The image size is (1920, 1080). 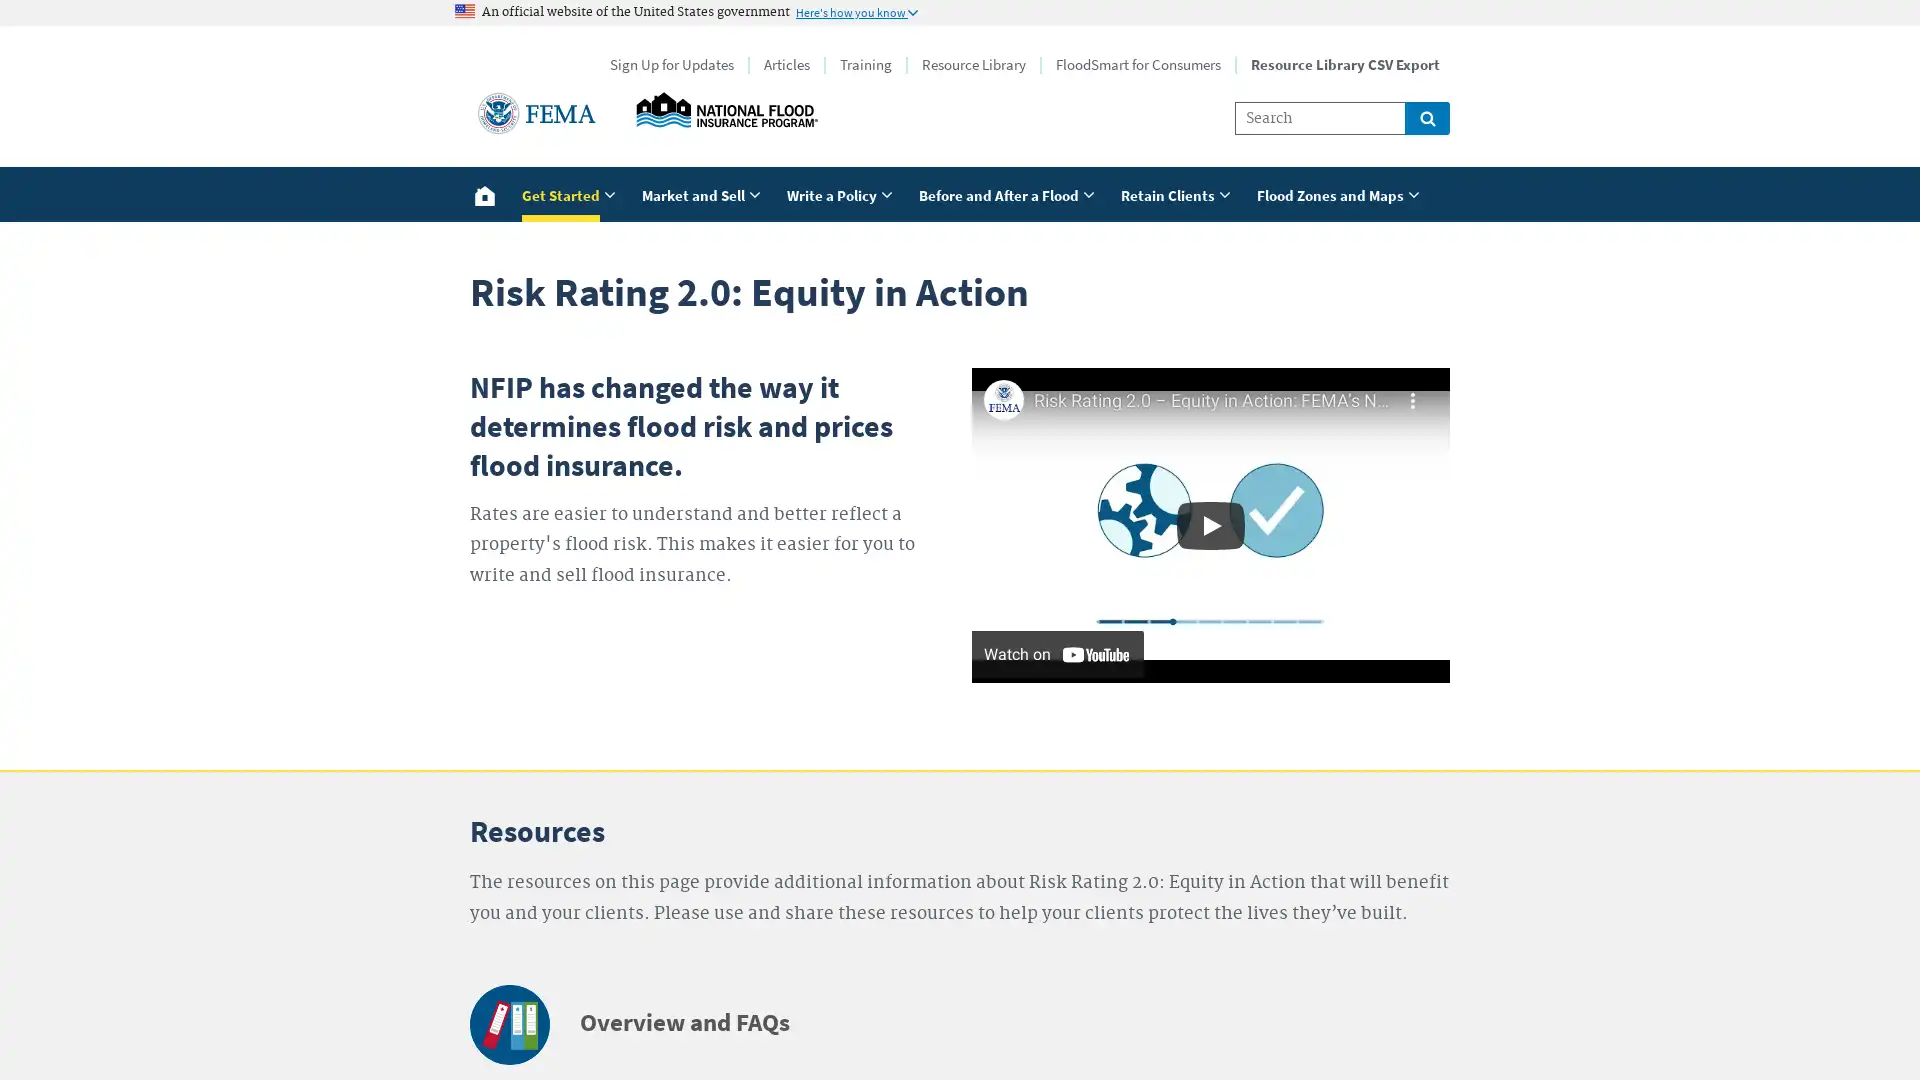 I want to click on Use <enter> and shift + <enter> to open and close the drop down to sub-menus, so click(x=1179, y=193).